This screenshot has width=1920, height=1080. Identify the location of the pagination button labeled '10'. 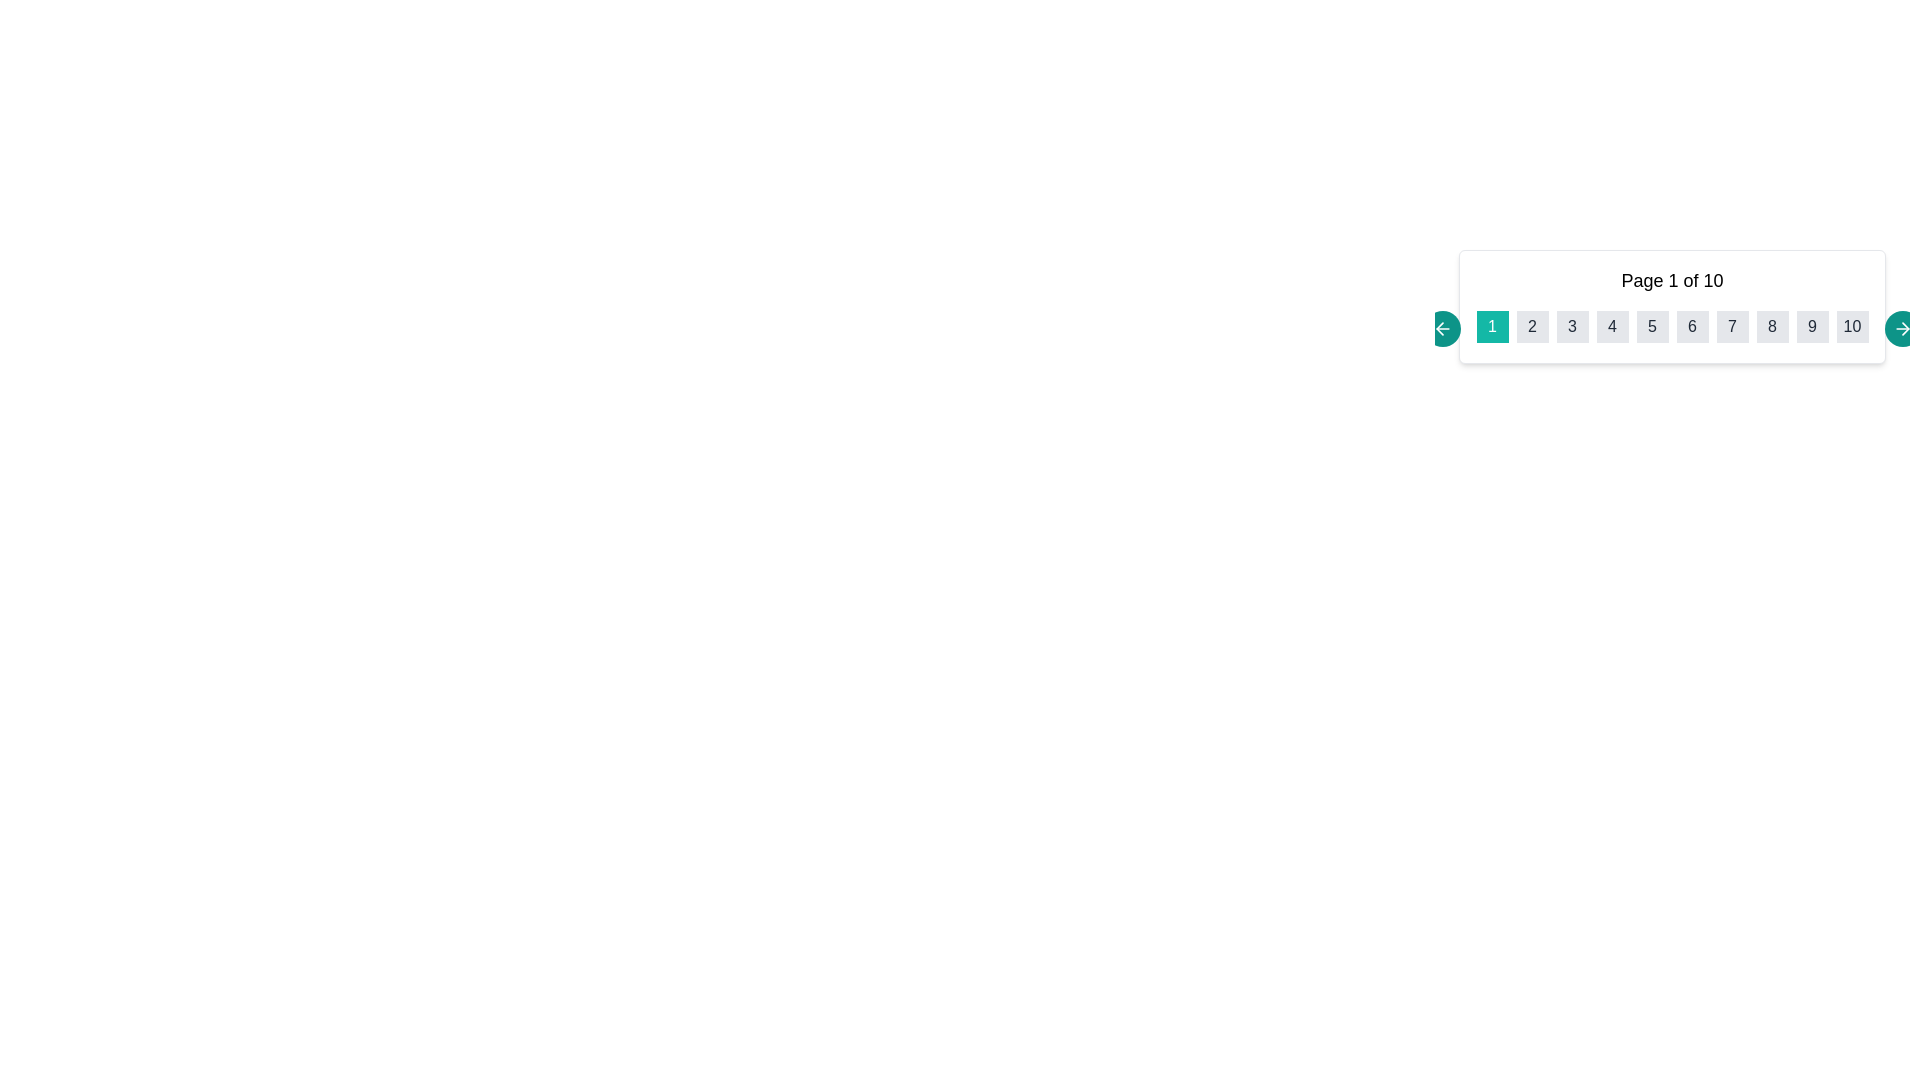
(1851, 326).